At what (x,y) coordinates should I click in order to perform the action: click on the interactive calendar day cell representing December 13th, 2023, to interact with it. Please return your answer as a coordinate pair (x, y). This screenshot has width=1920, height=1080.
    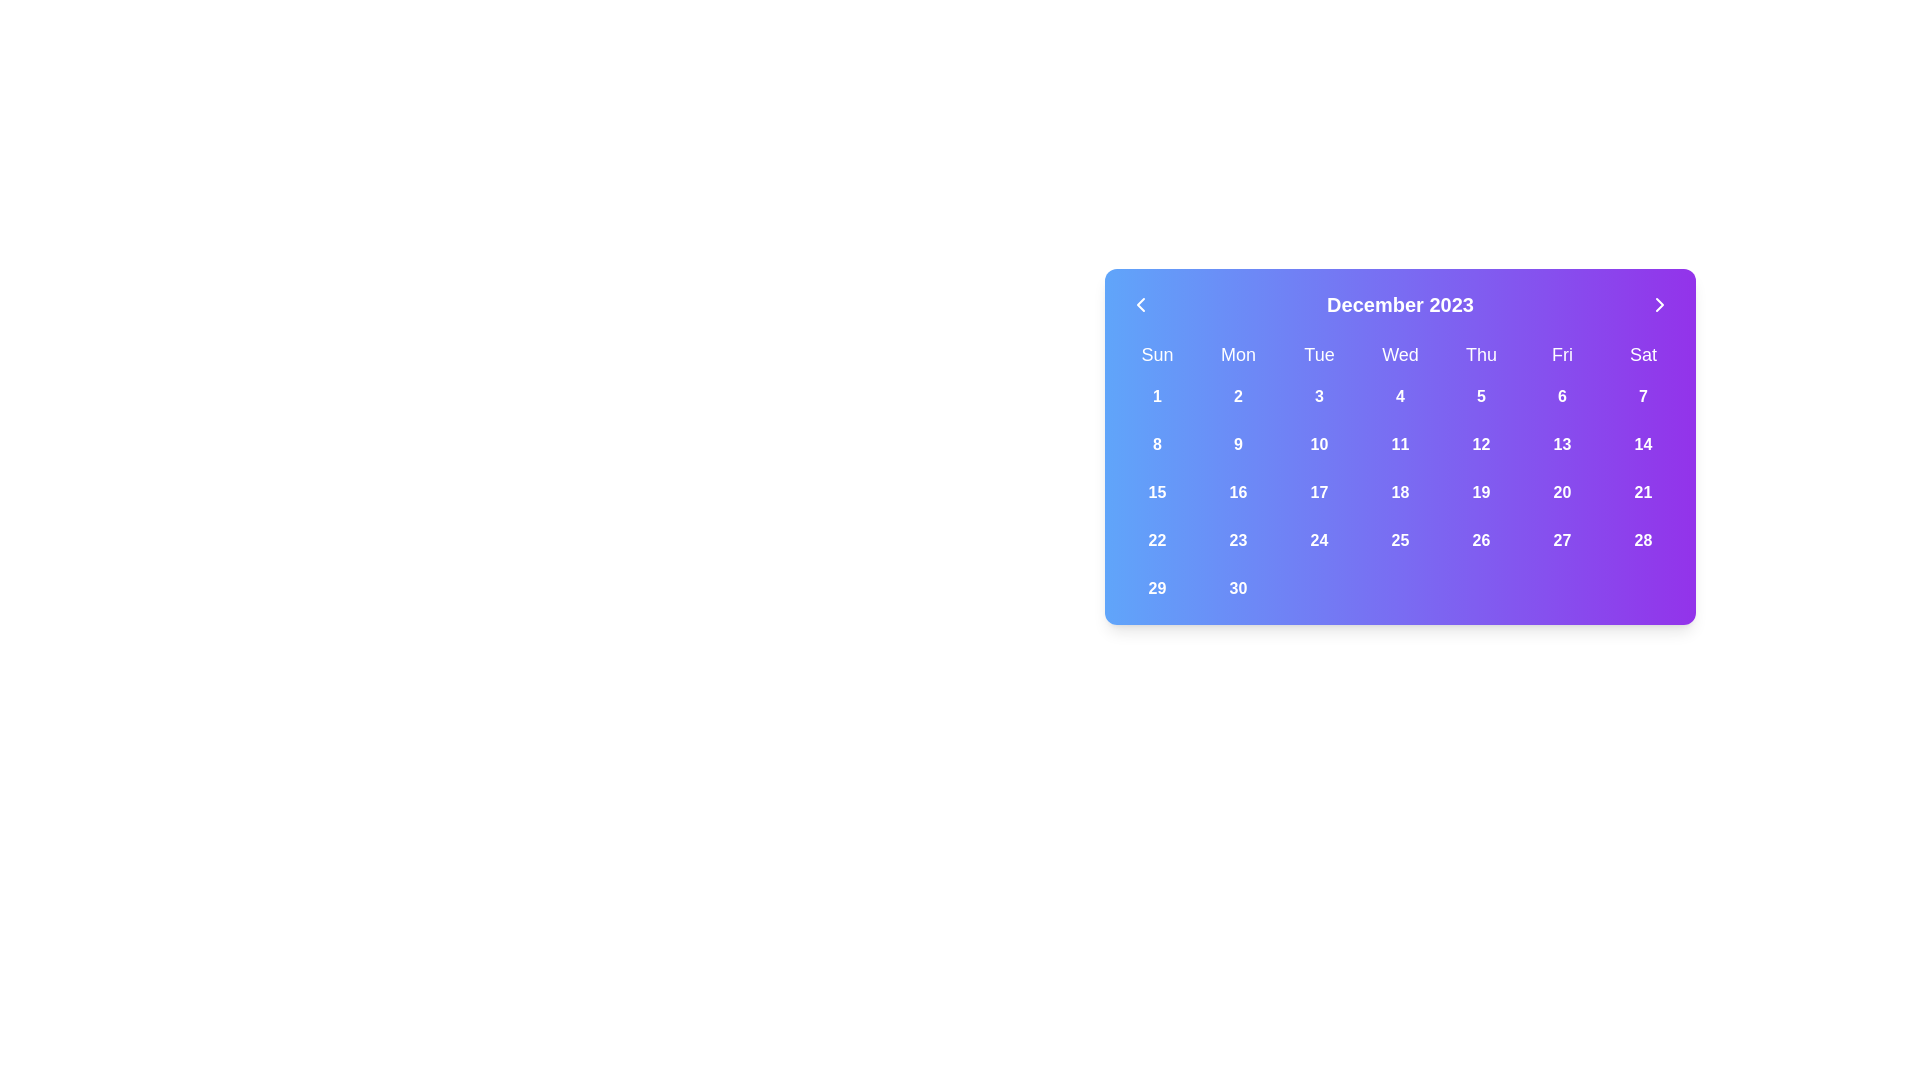
    Looking at the image, I should click on (1561, 443).